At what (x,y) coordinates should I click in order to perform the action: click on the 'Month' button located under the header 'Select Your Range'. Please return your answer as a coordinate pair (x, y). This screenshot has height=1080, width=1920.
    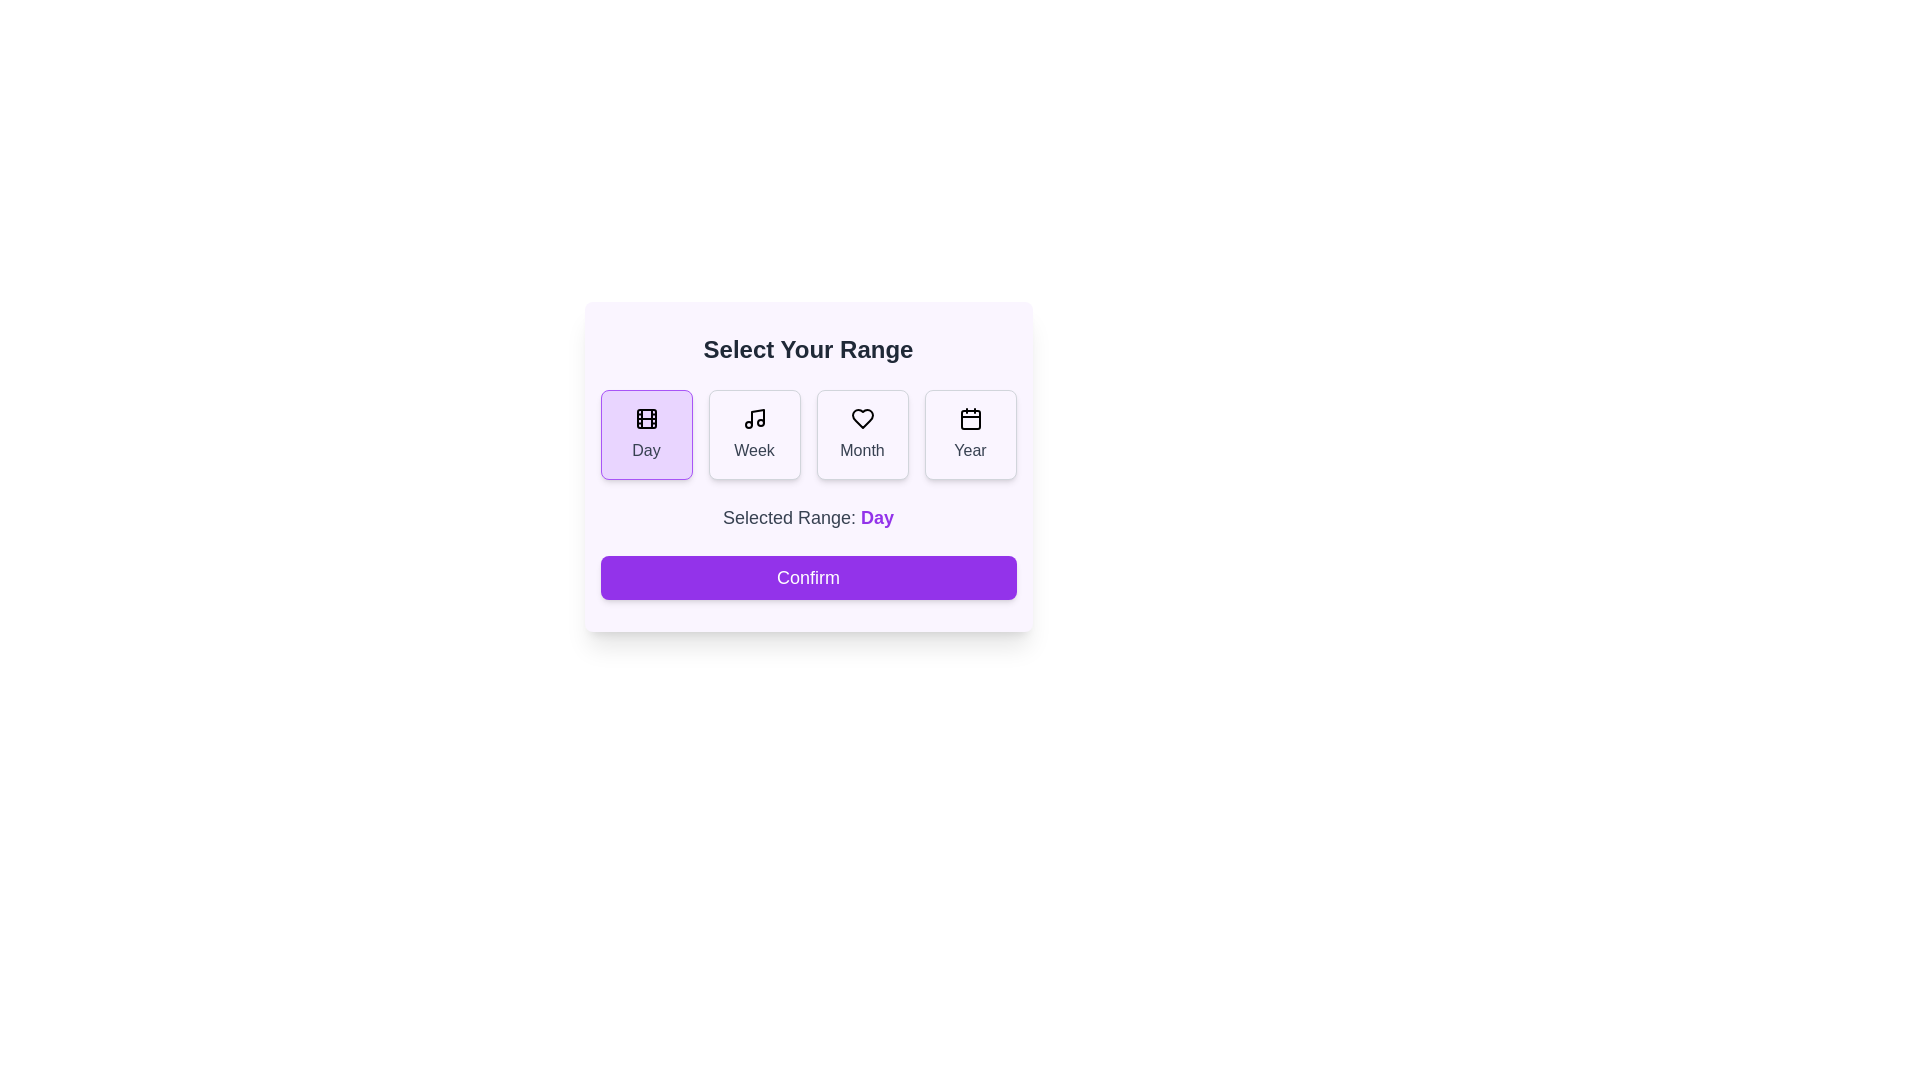
    Looking at the image, I should click on (862, 434).